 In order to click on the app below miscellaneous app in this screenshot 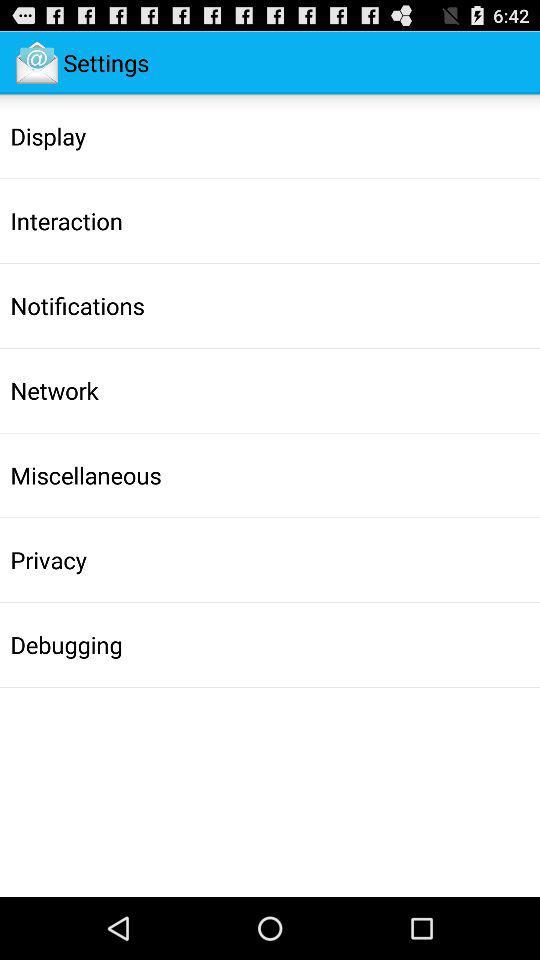, I will do `click(48, 560)`.